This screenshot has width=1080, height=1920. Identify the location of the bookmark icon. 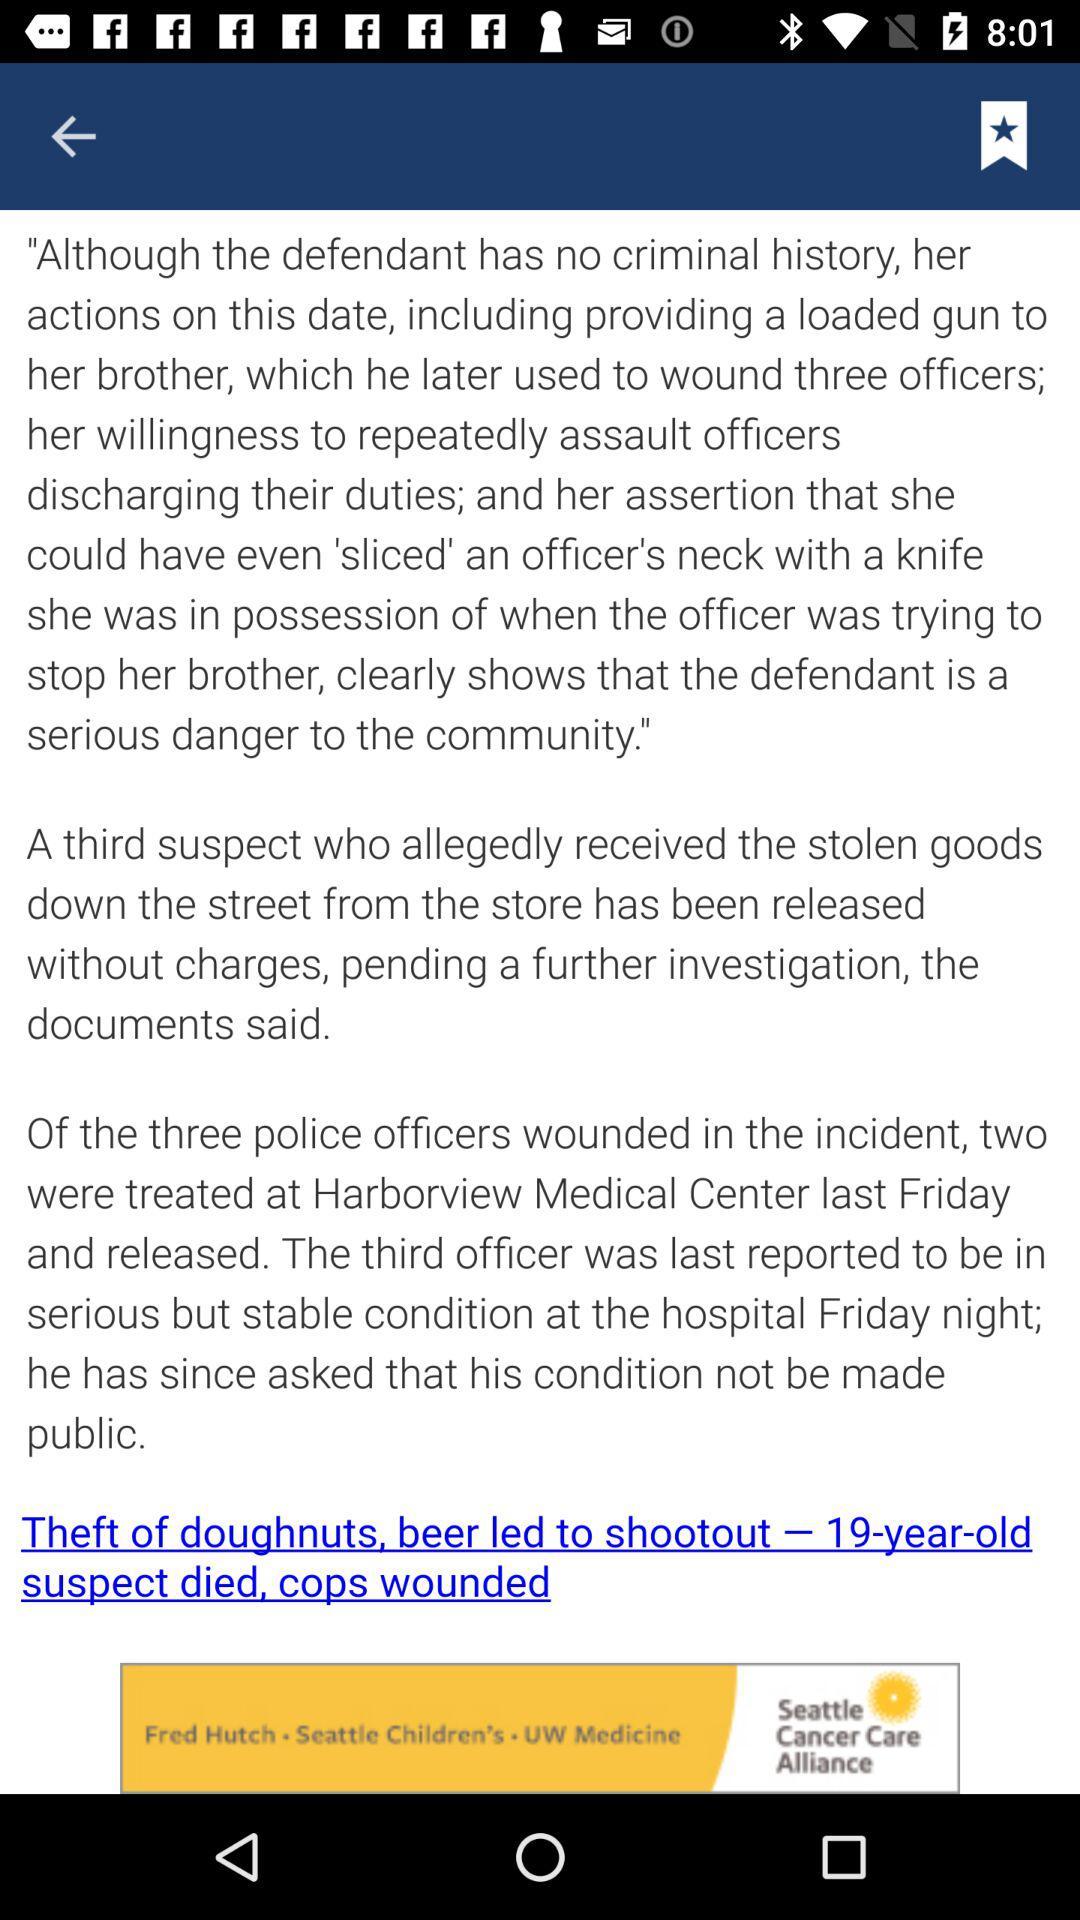
(1004, 135).